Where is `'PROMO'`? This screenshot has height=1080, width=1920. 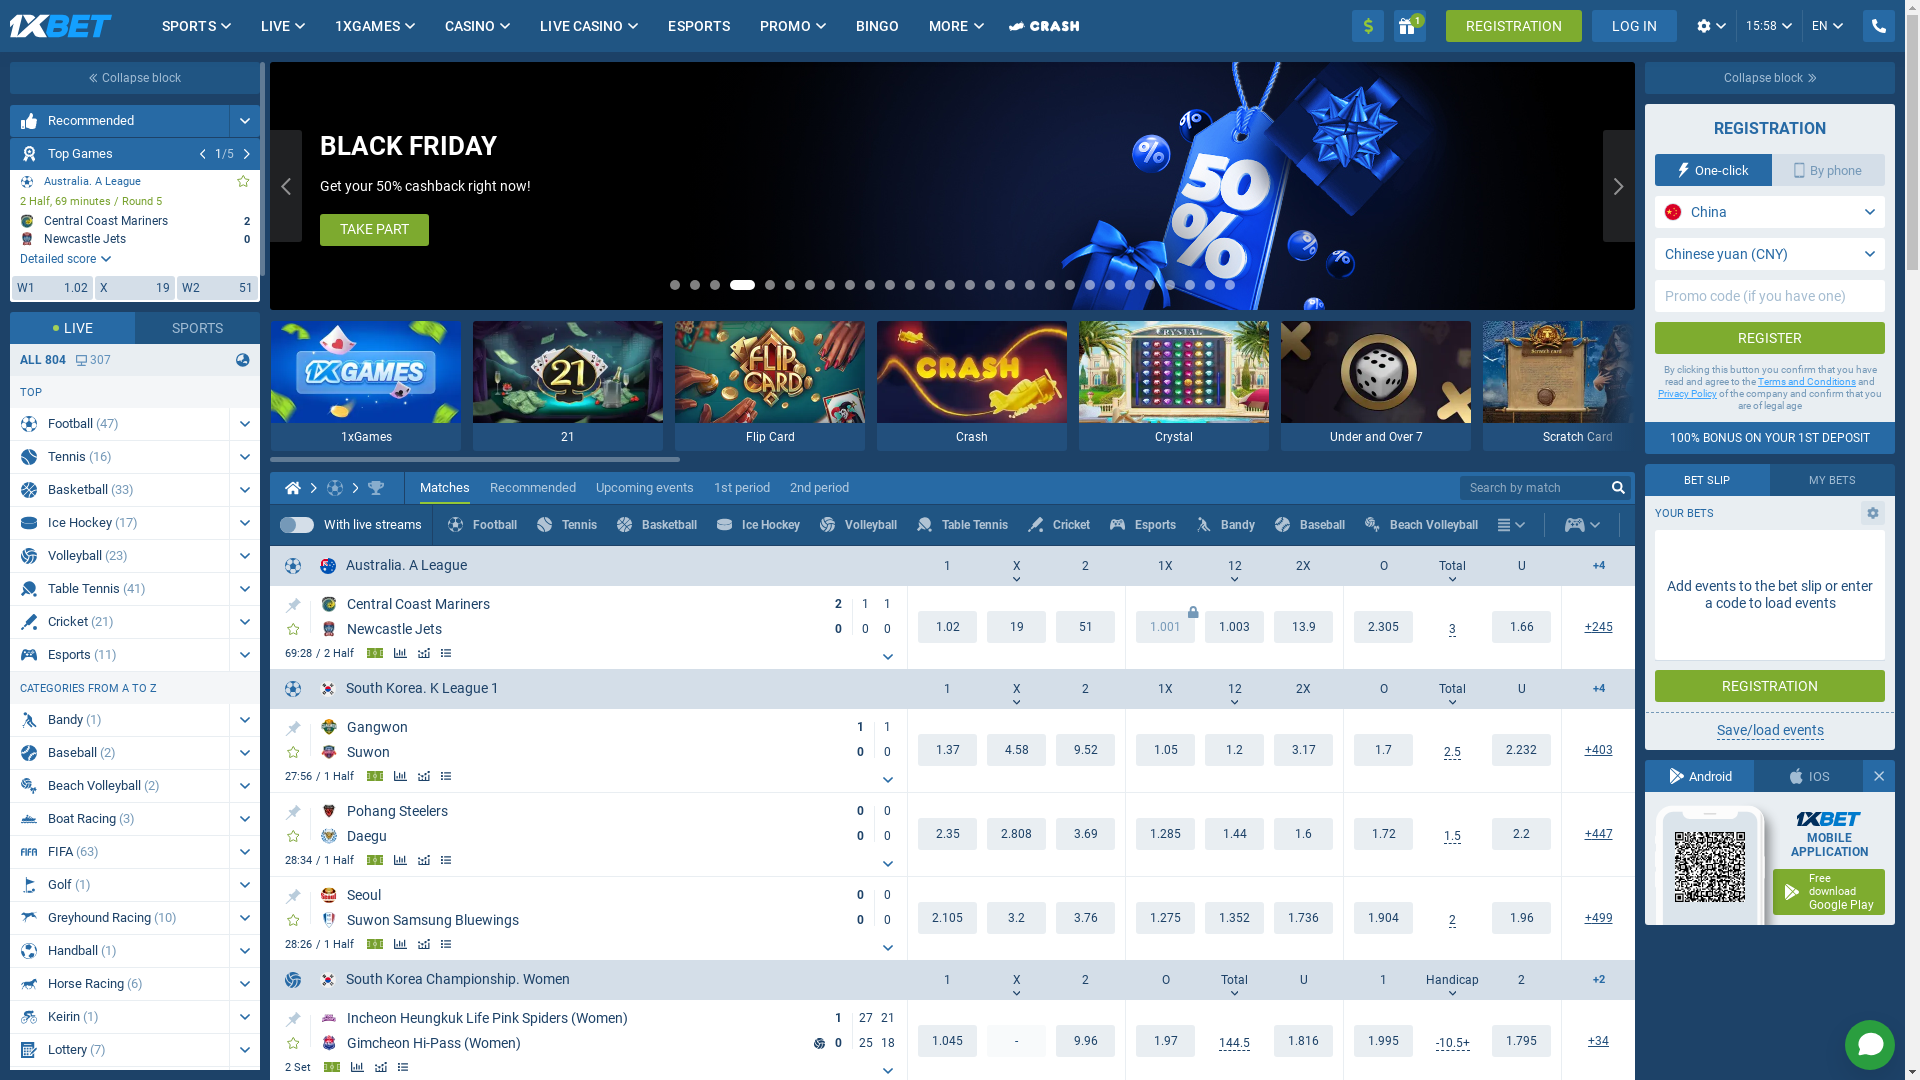
'PROMO' is located at coordinates (784, 26).